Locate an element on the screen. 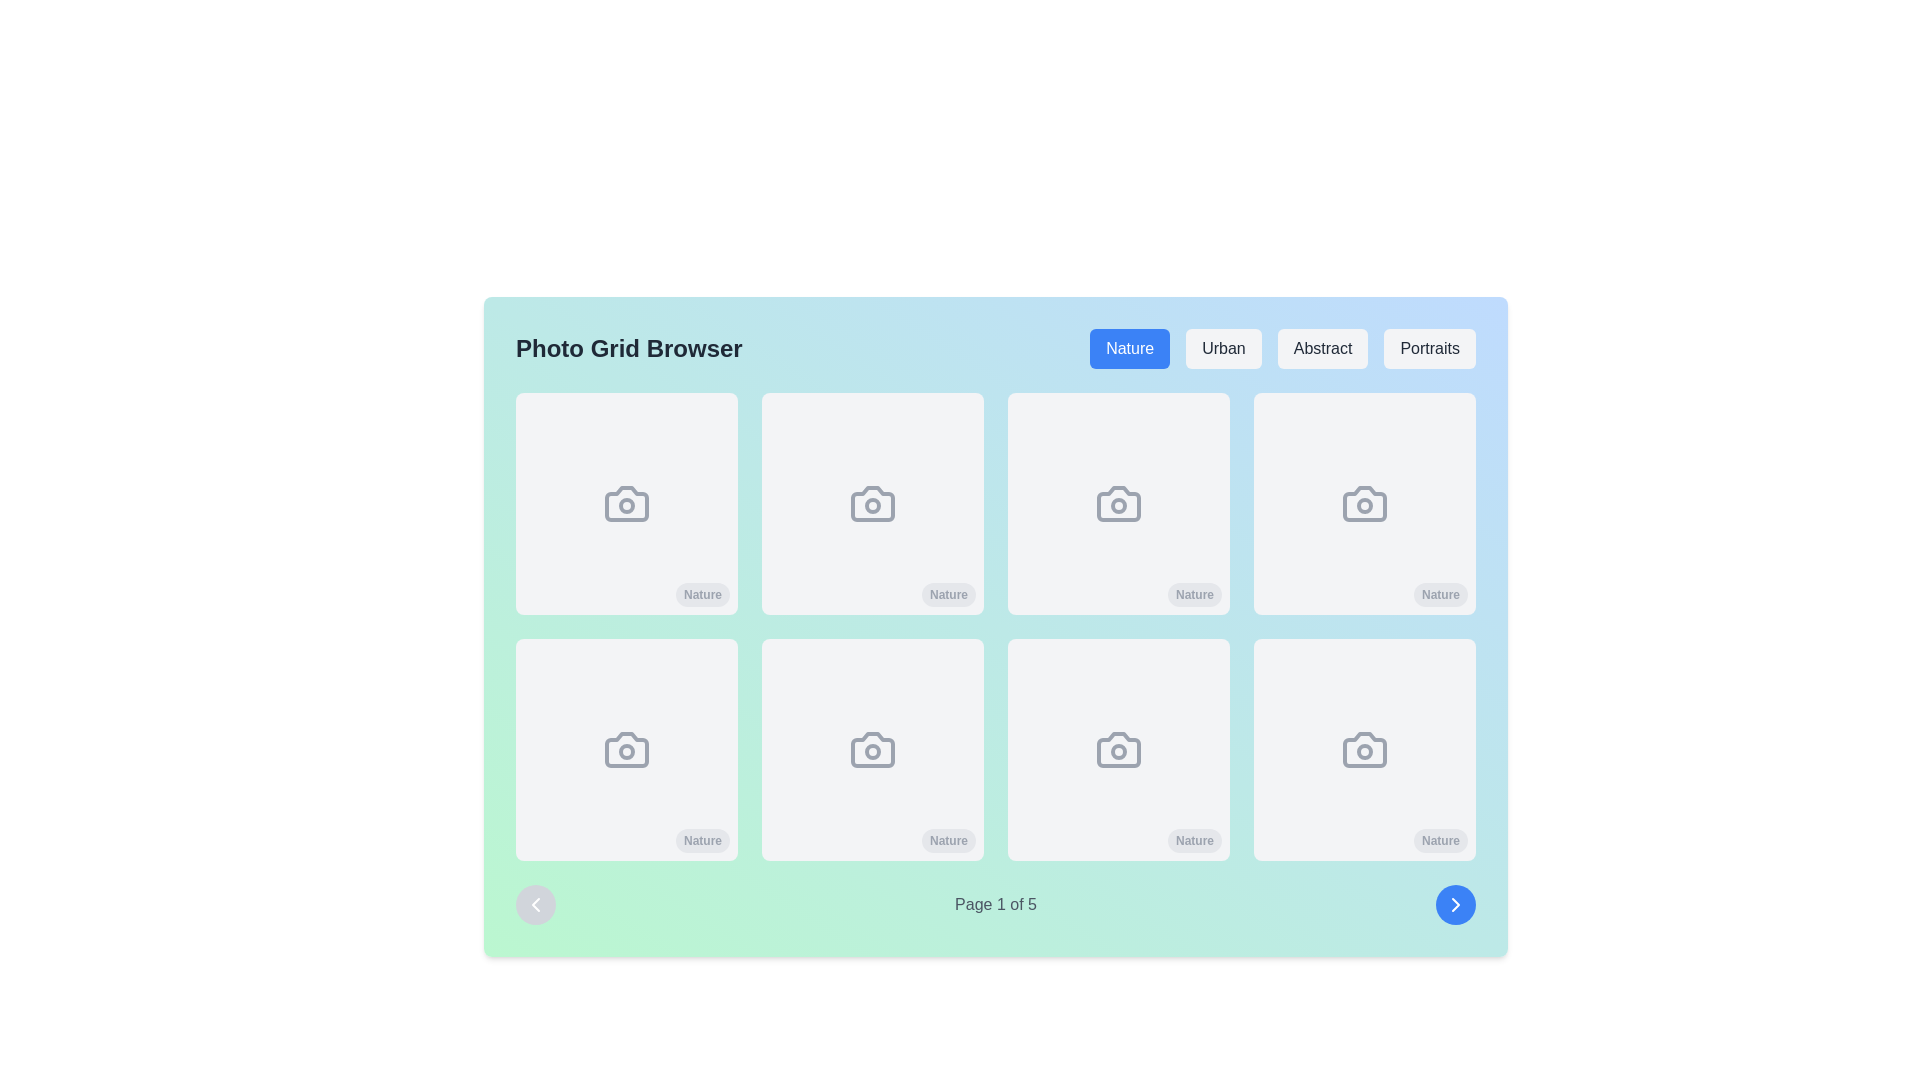 Image resolution: width=1920 pixels, height=1080 pixels. the grid item labeled 'Nature' with a camera icon is located at coordinates (873, 749).